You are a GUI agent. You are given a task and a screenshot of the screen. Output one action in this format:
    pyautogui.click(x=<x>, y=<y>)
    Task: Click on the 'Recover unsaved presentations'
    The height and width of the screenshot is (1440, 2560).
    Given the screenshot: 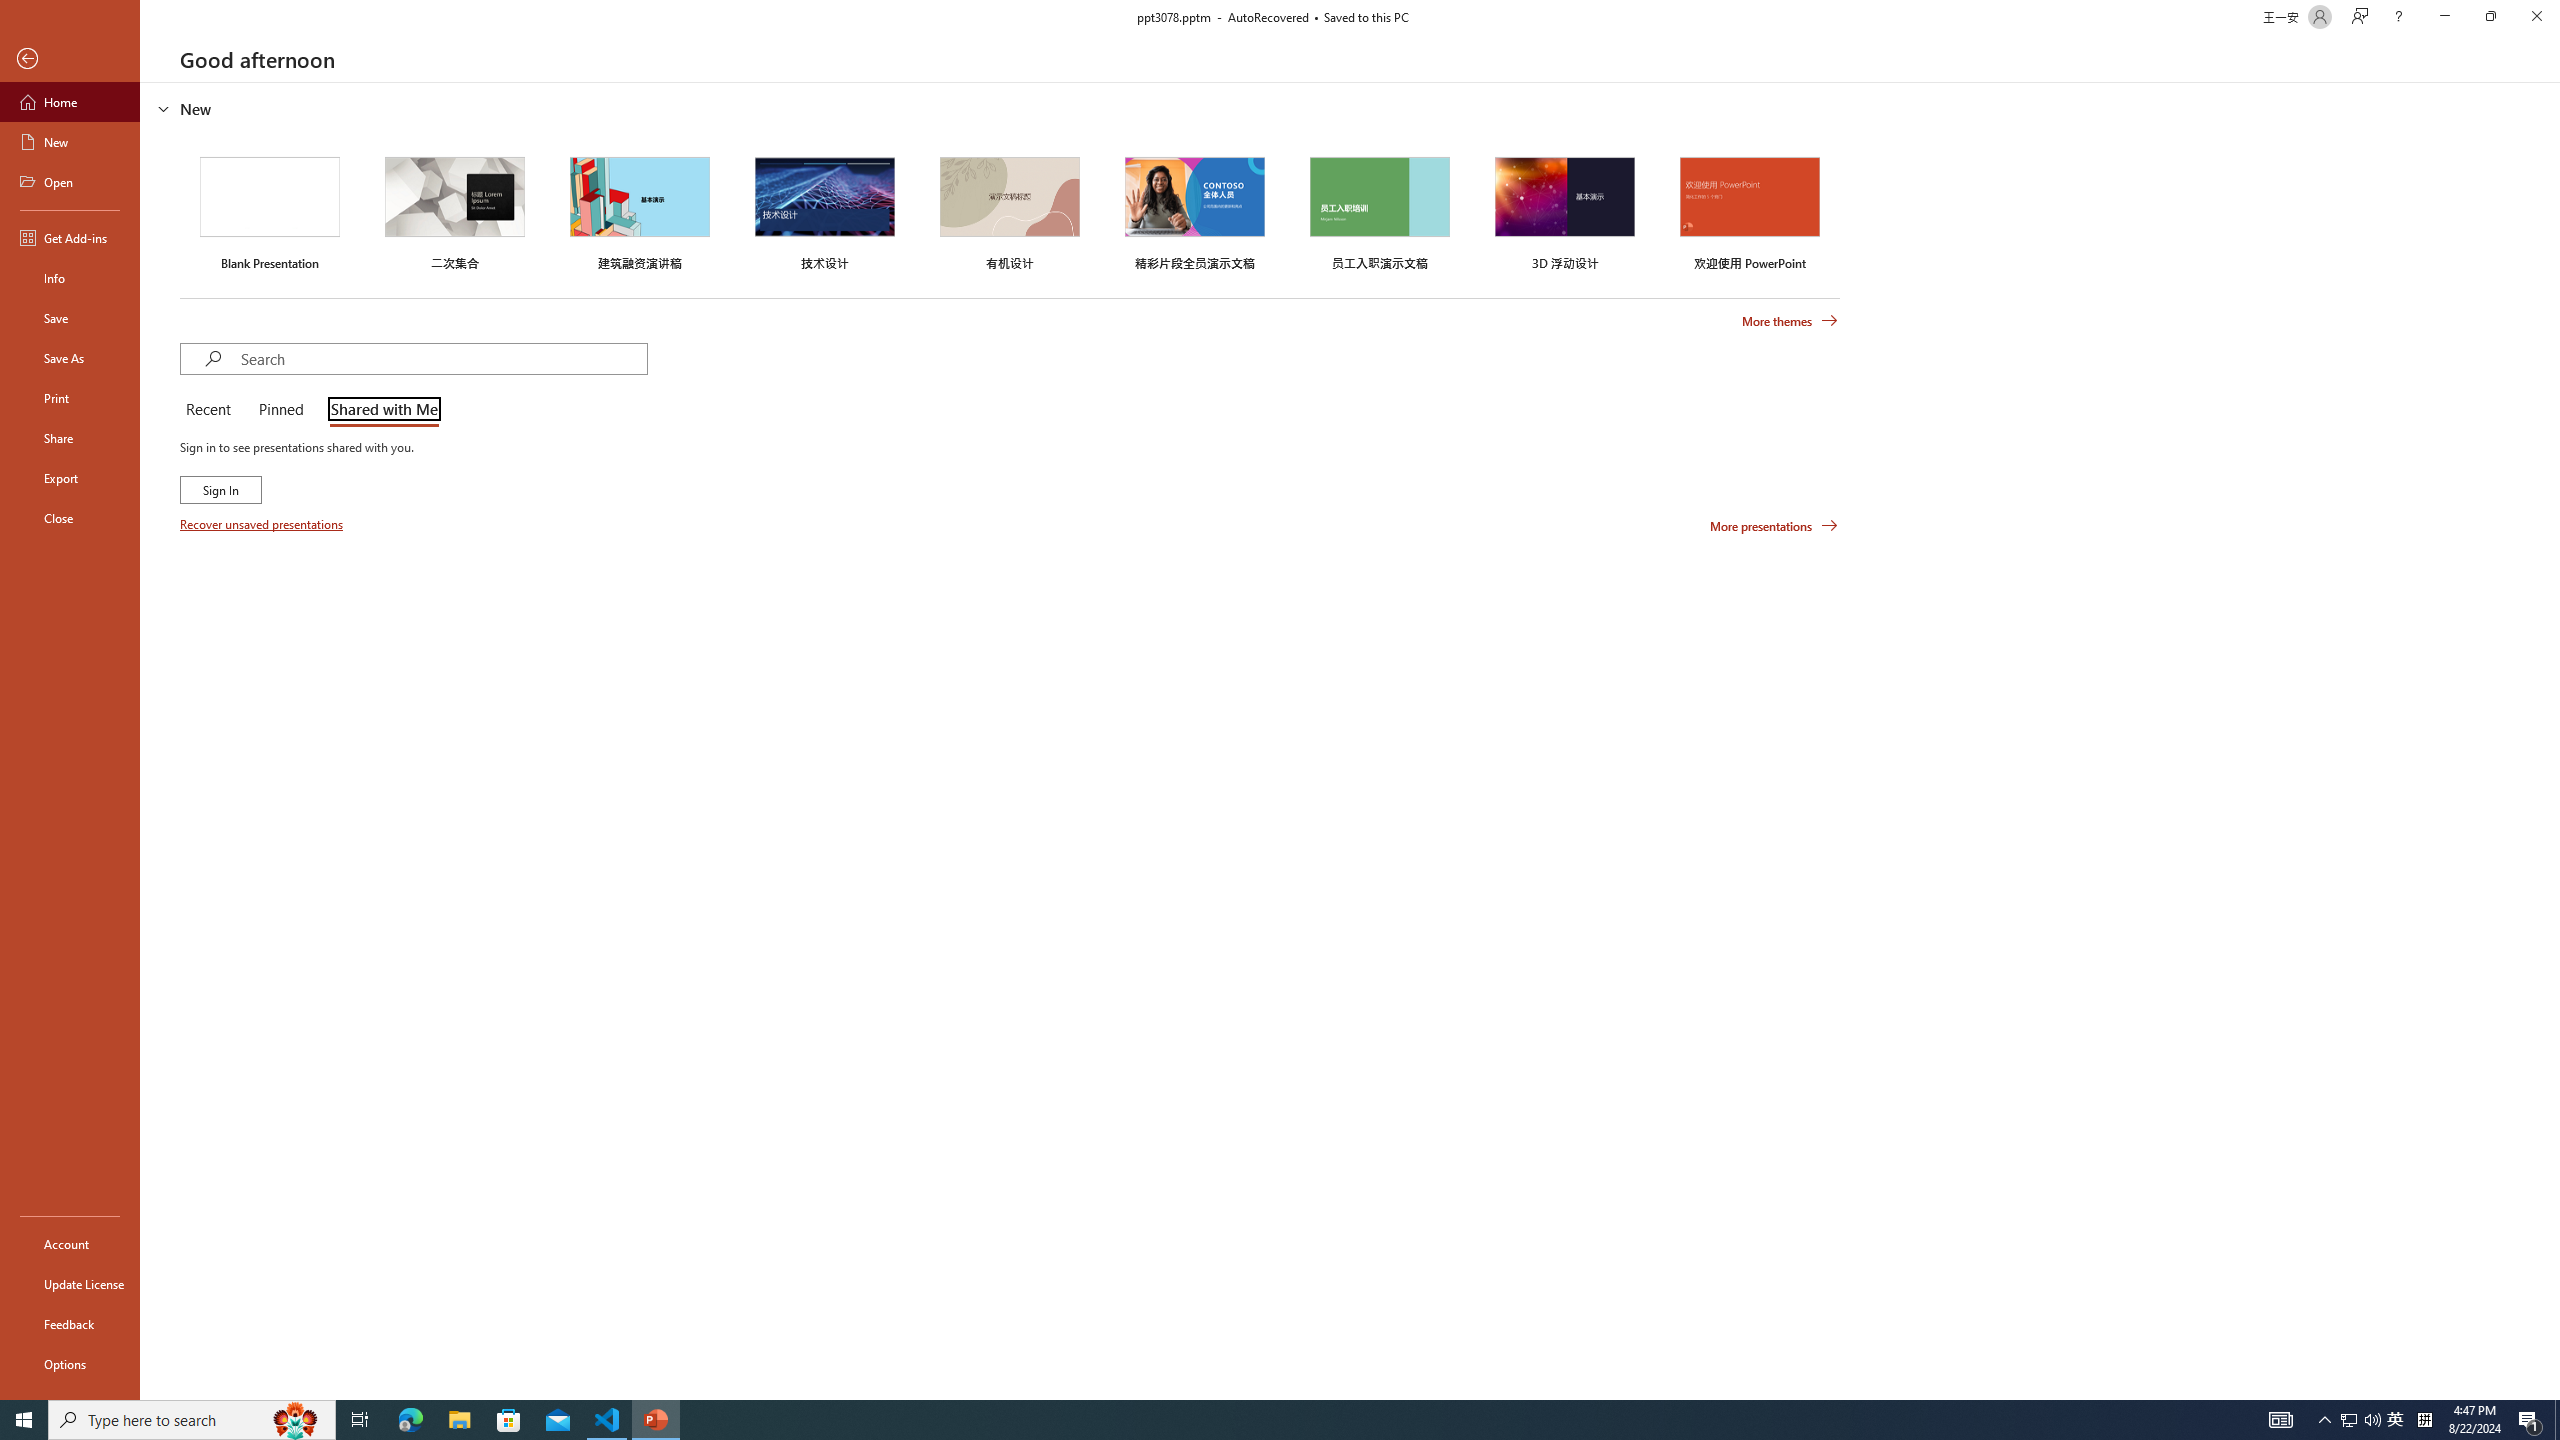 What is the action you would take?
    pyautogui.click(x=262, y=524)
    